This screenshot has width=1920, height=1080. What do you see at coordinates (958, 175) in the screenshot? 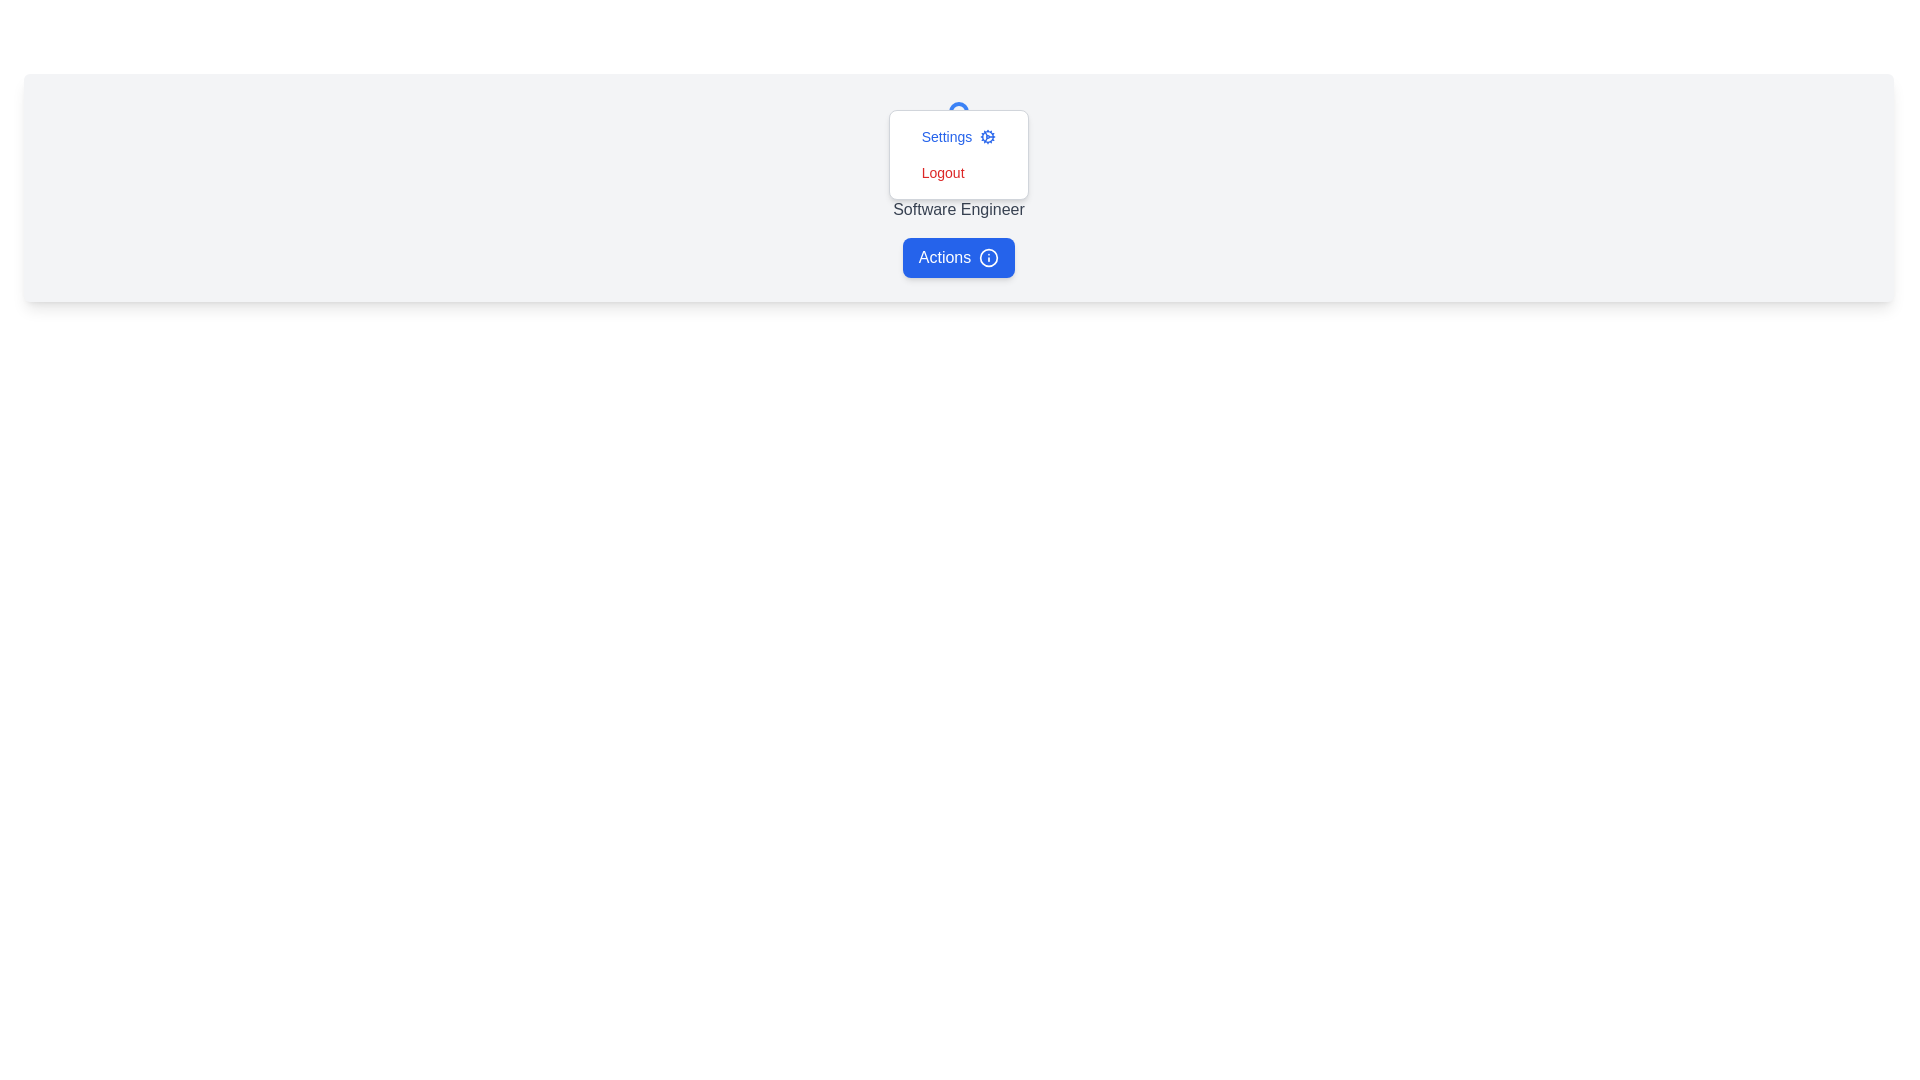
I see `the 'Logout' hyperlink located in the dropdown menu under the 'Settings' option in the user profile section` at bounding box center [958, 175].